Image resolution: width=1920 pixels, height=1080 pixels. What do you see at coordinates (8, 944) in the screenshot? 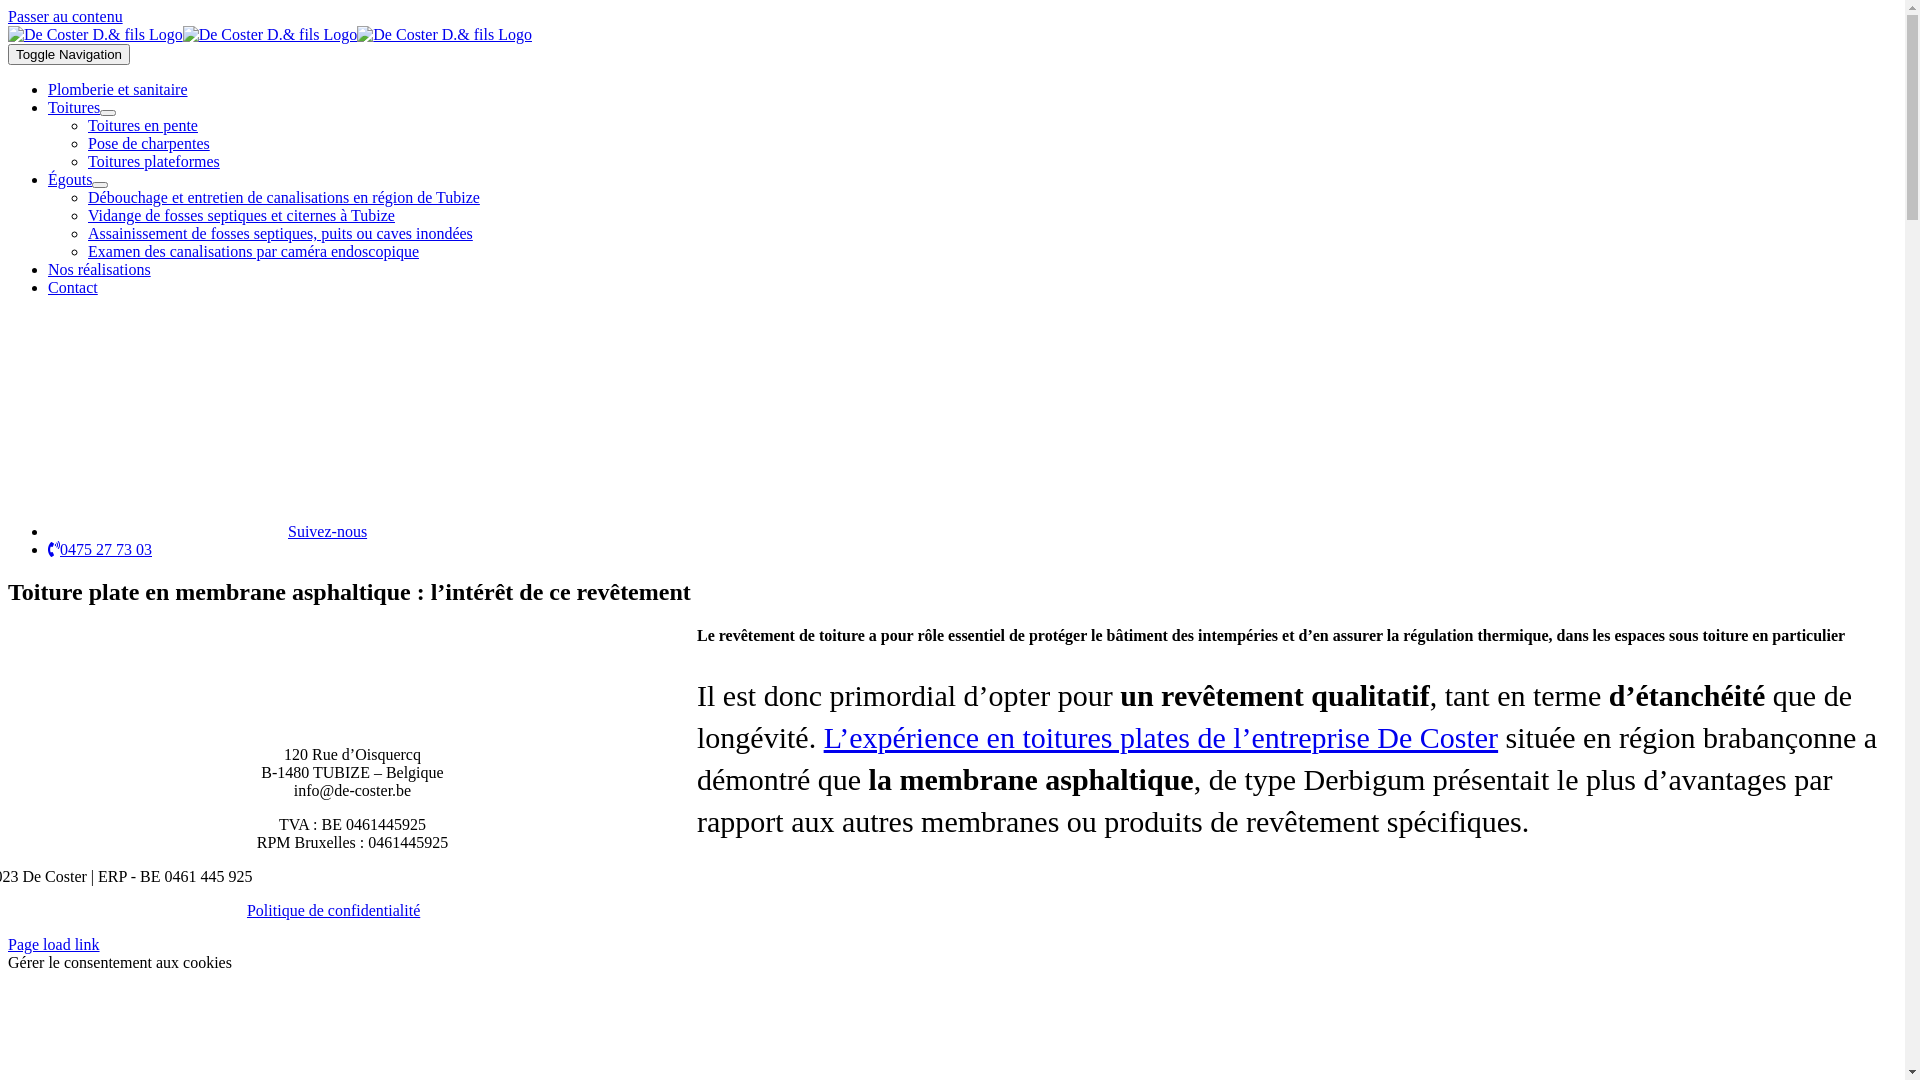
I see `'Page load link'` at bounding box center [8, 944].